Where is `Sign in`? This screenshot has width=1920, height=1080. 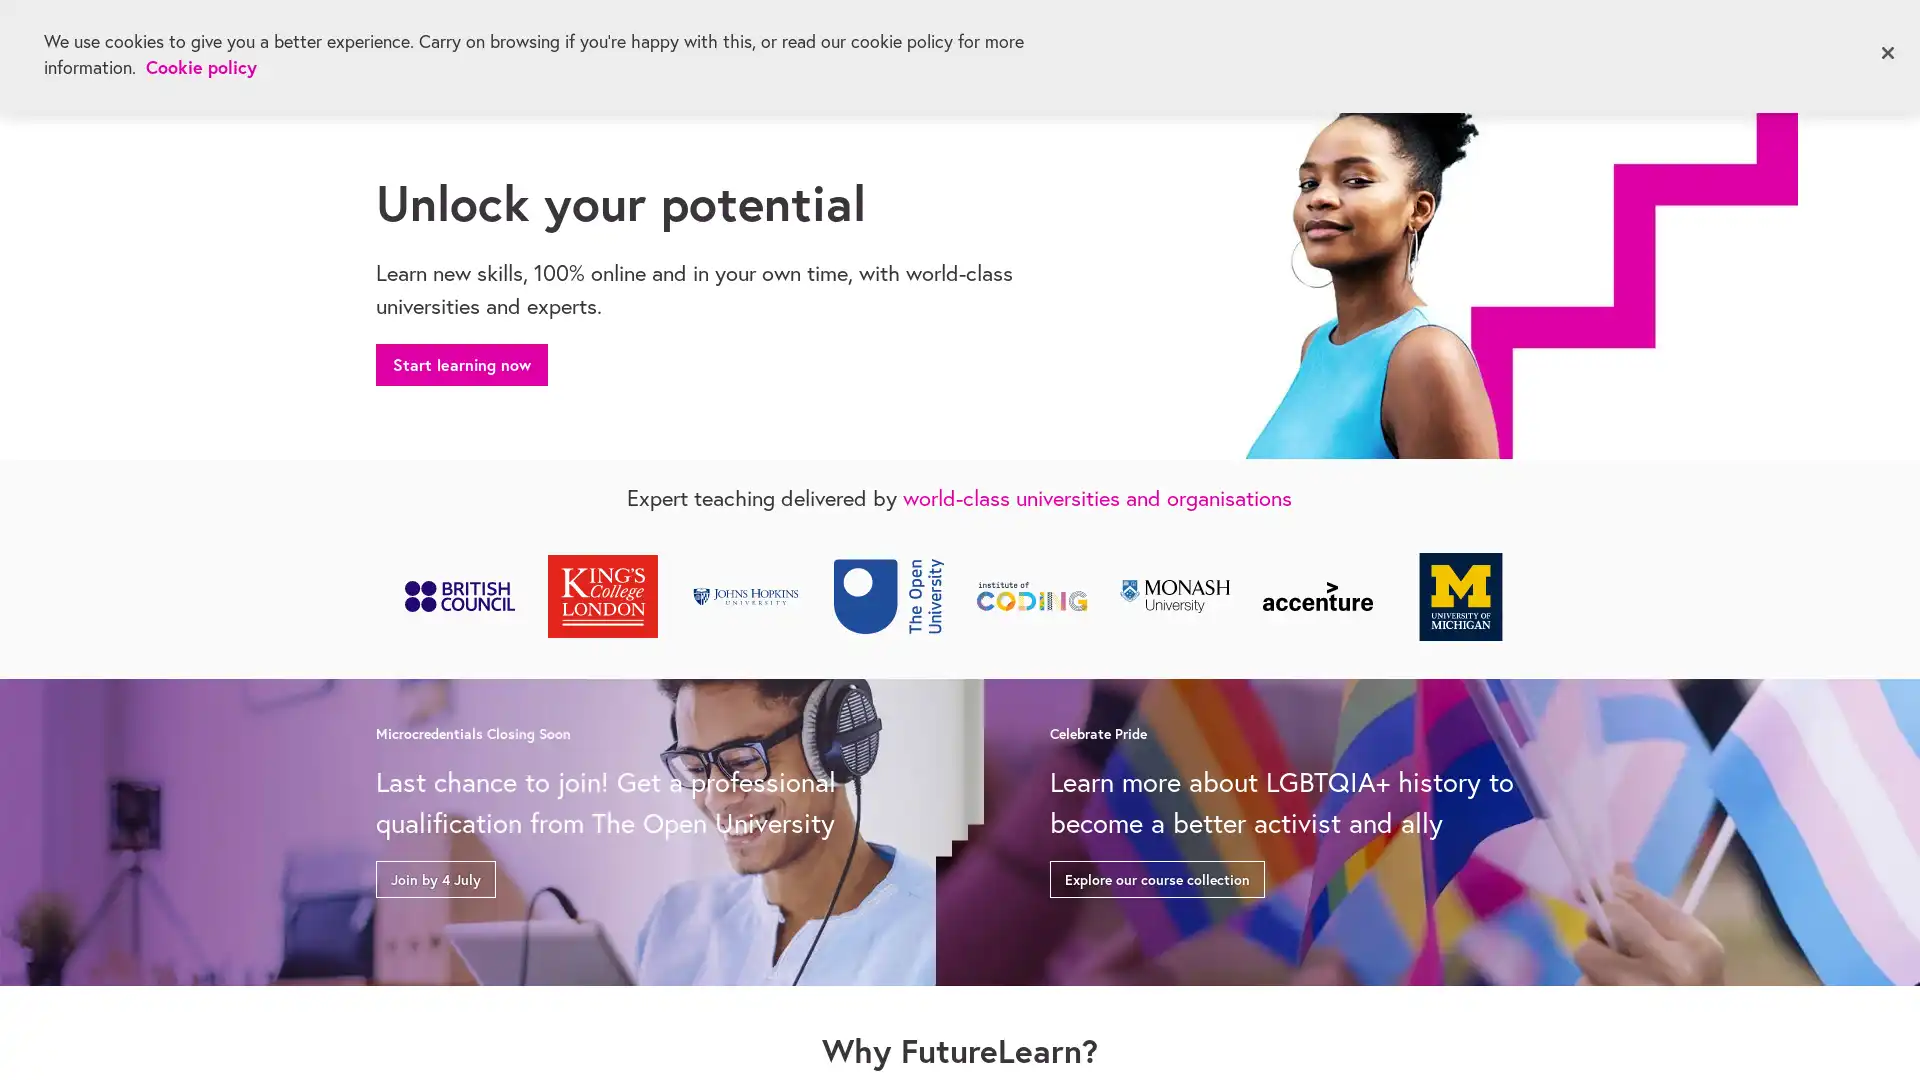
Sign in is located at coordinates (1761, 43).